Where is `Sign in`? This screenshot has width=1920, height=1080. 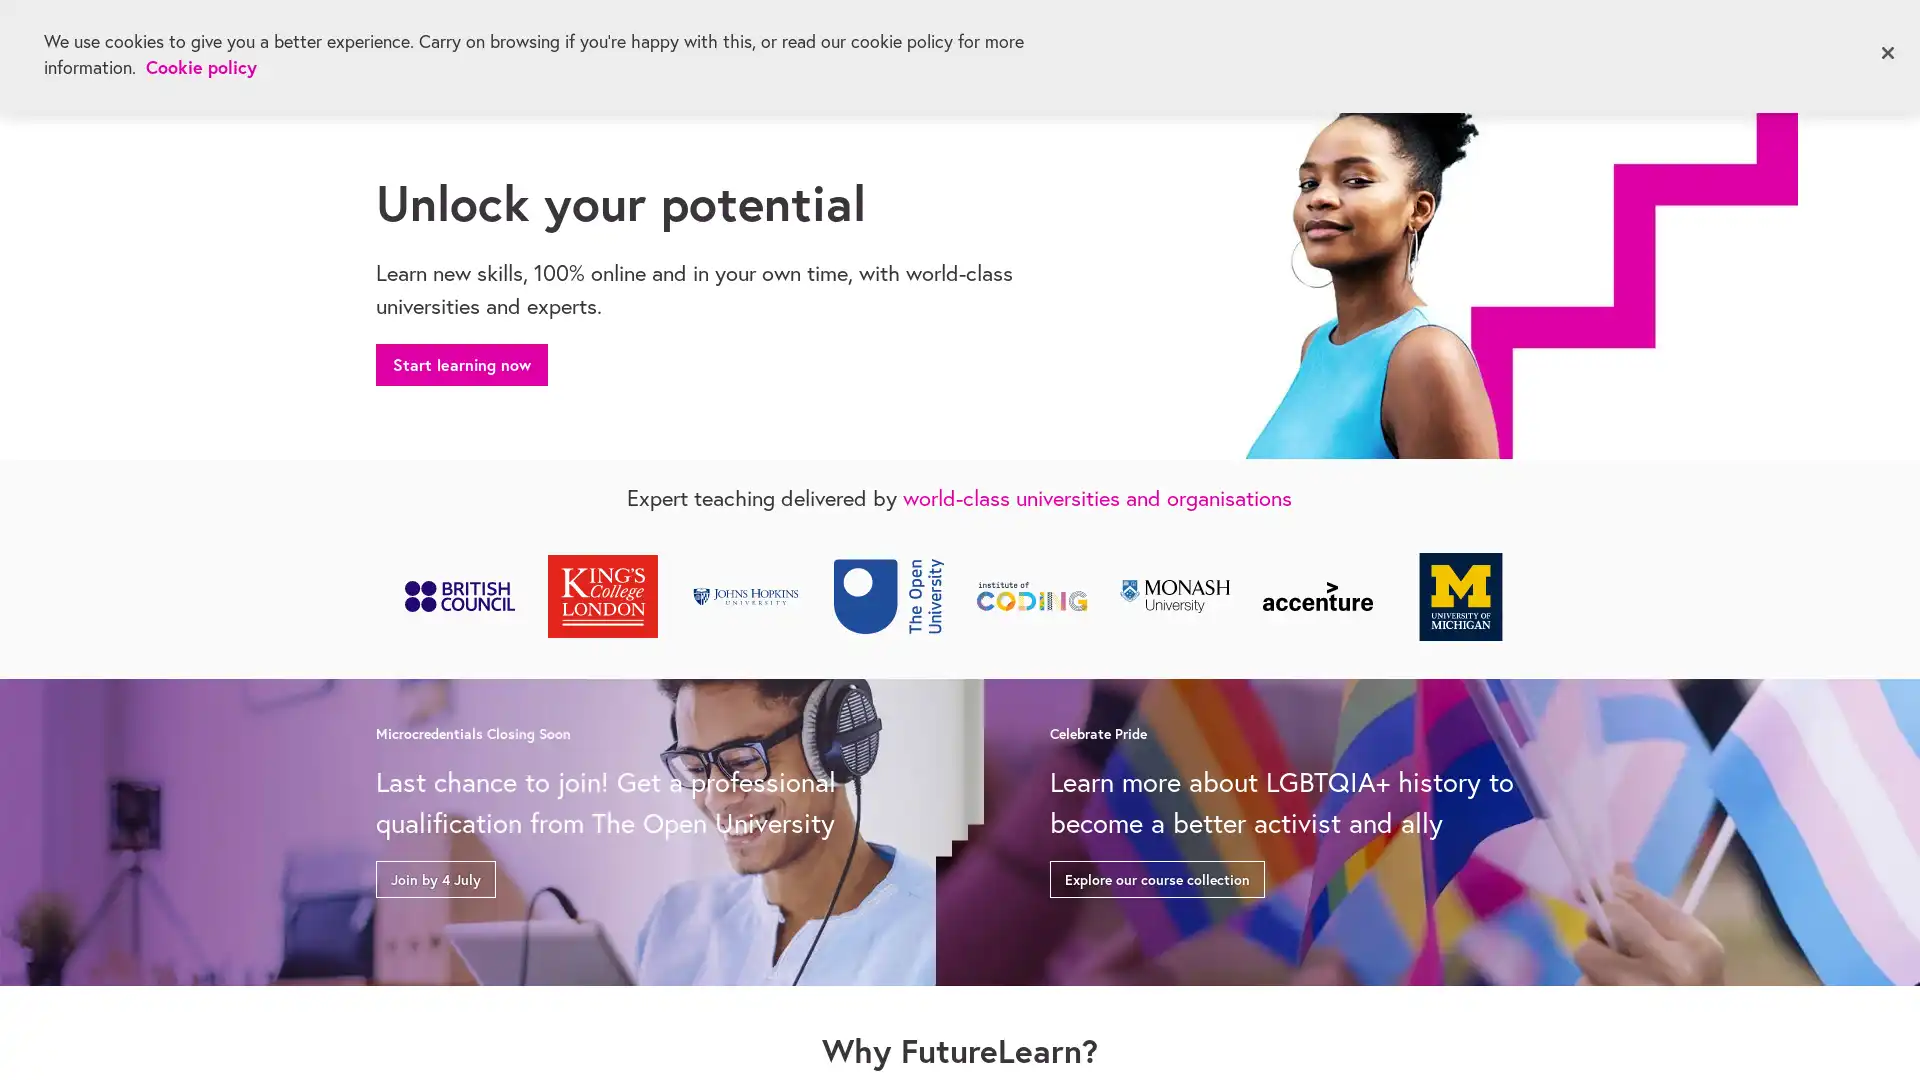
Sign in is located at coordinates (1761, 43).